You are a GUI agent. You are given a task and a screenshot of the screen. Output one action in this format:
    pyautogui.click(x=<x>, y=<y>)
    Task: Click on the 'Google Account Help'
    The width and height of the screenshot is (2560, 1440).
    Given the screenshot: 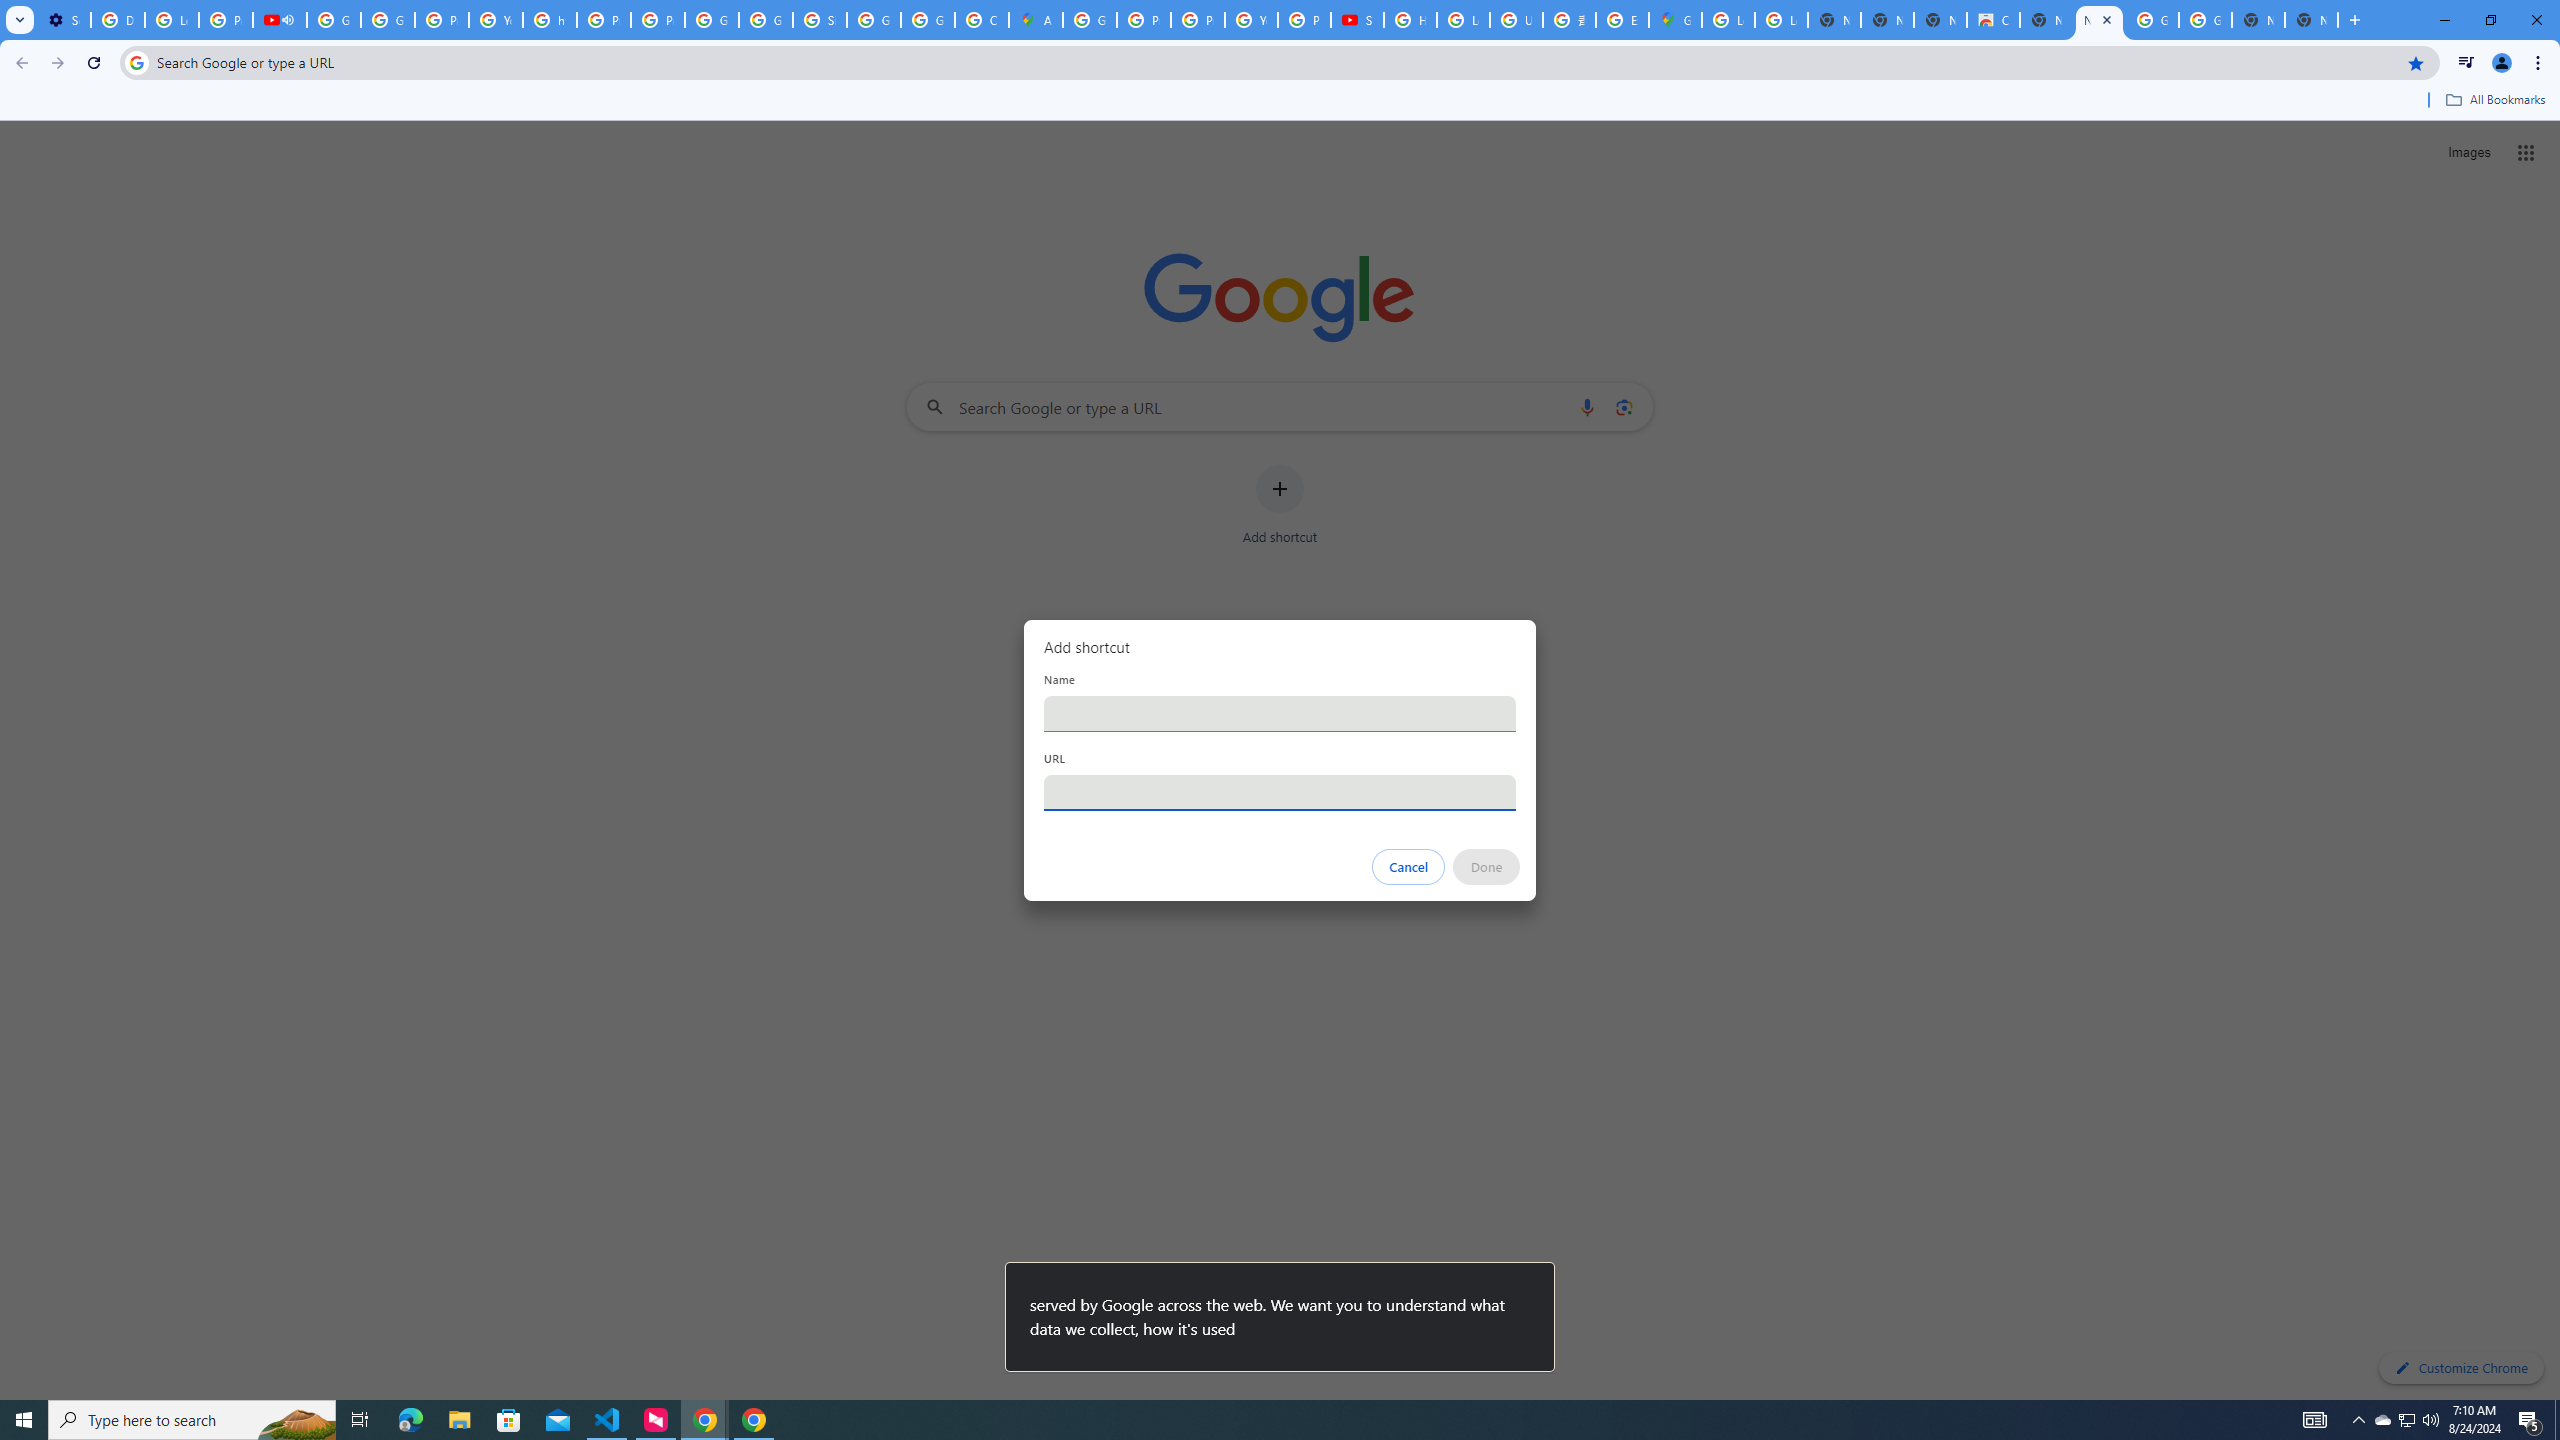 What is the action you would take?
    pyautogui.click(x=334, y=19)
    